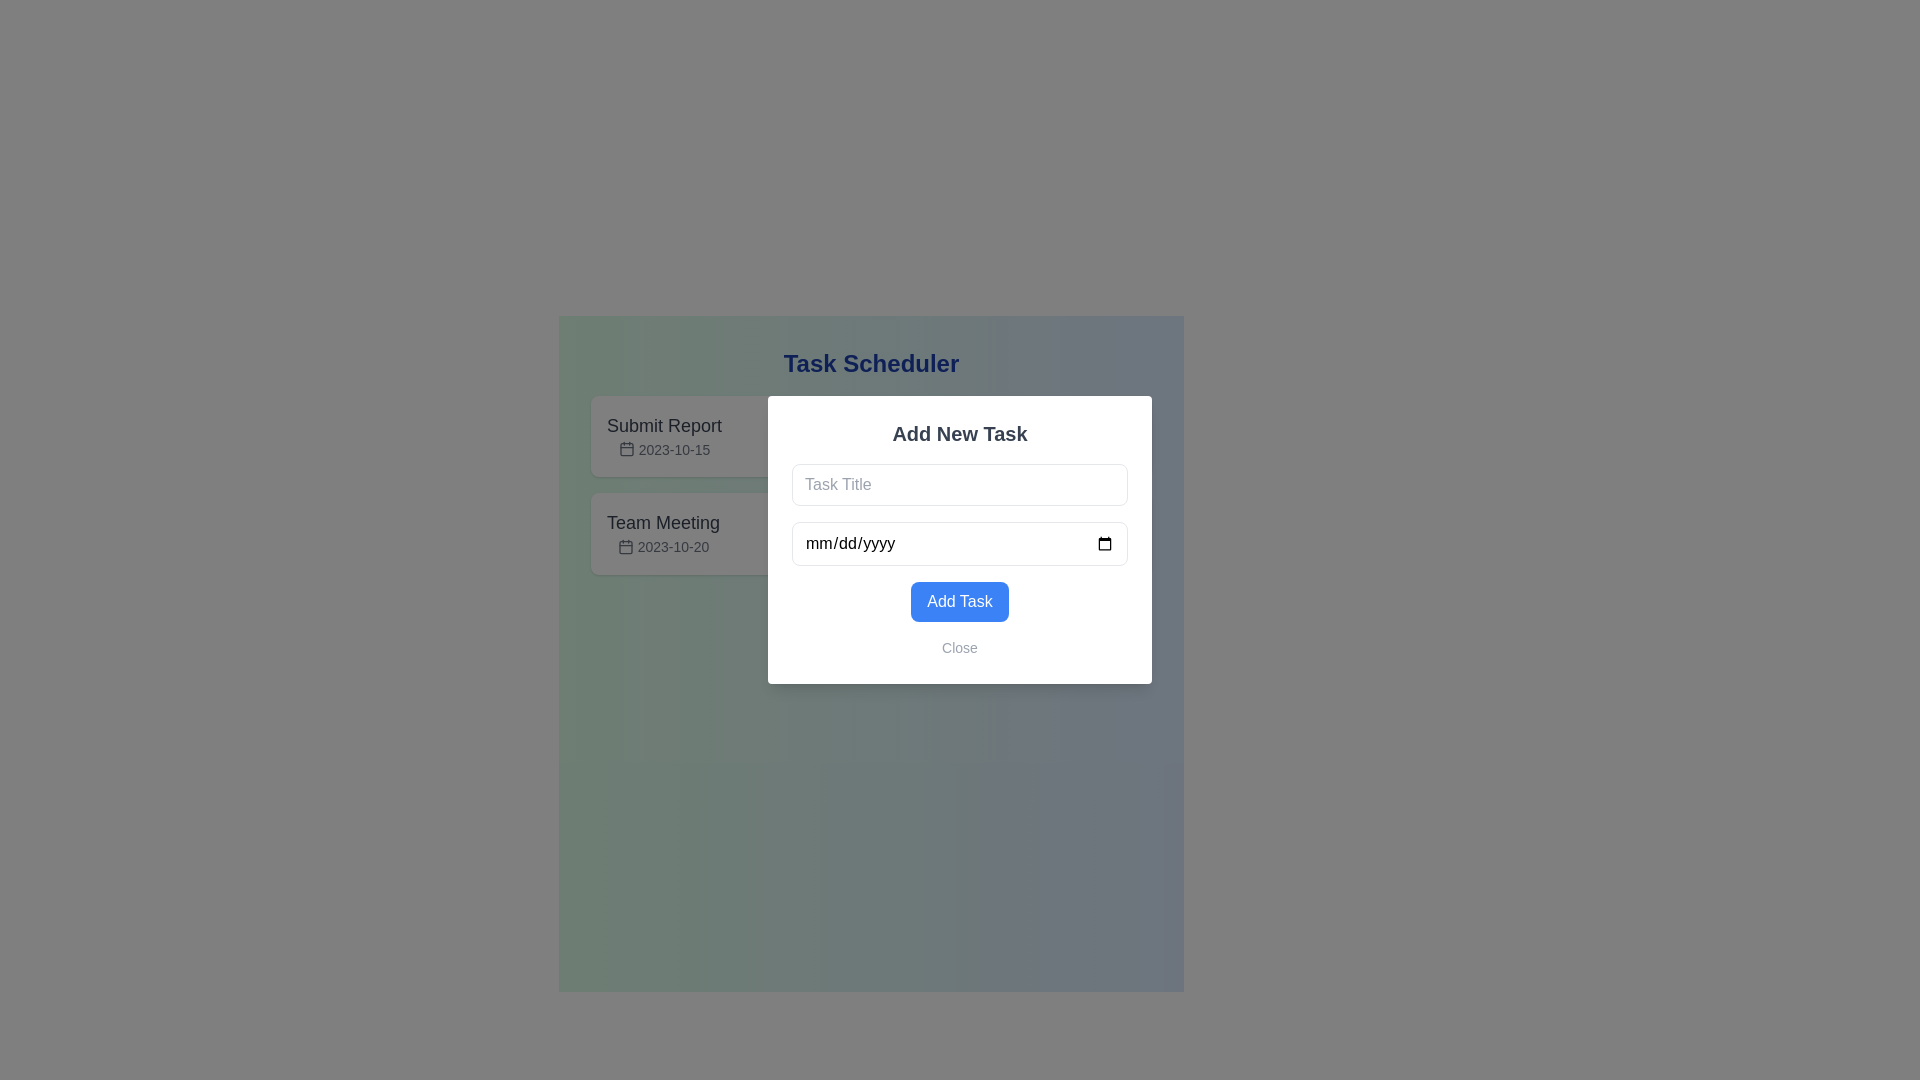 The width and height of the screenshot is (1920, 1080). I want to click on the static textual display that shows a scheduled task with its title and associated date in the Task Scheduler section, so click(664, 435).